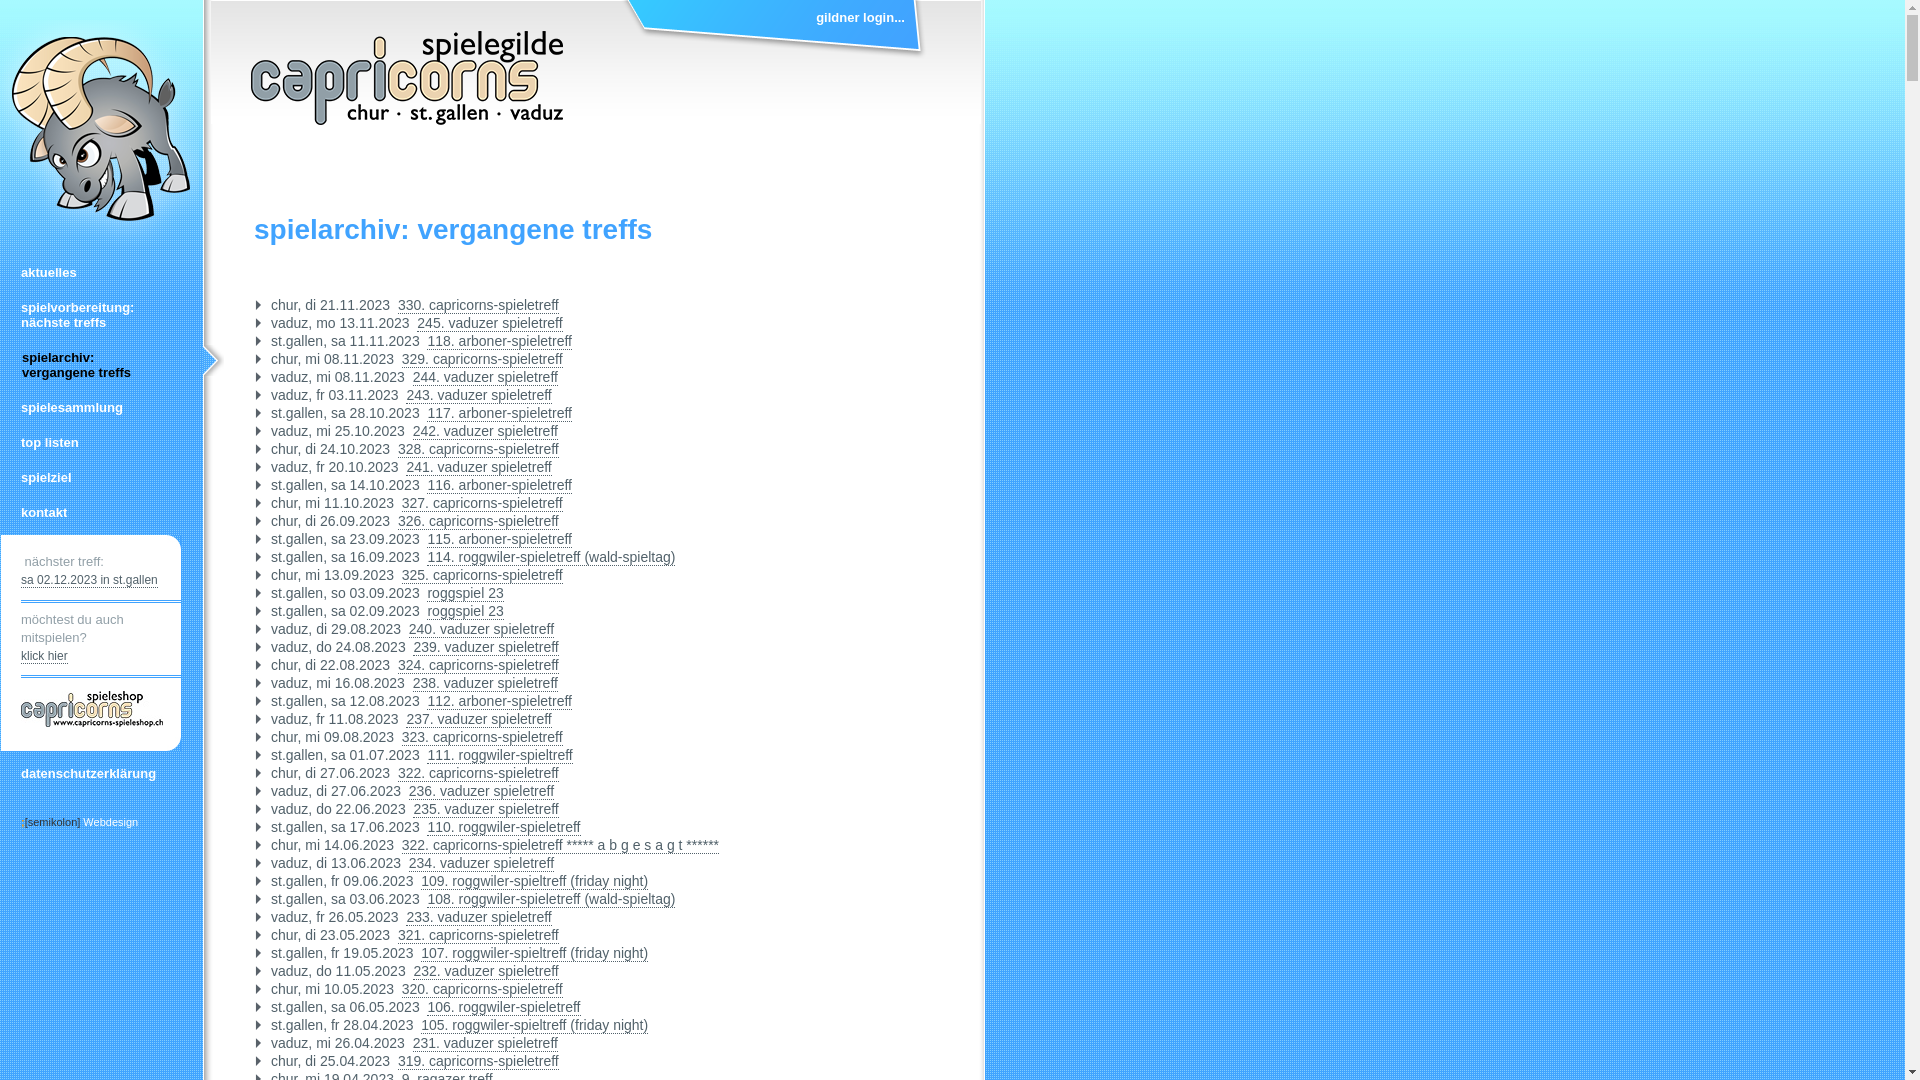  Describe the element at coordinates (426, 485) in the screenshot. I see `'116. arboner-spieletreff'` at that location.